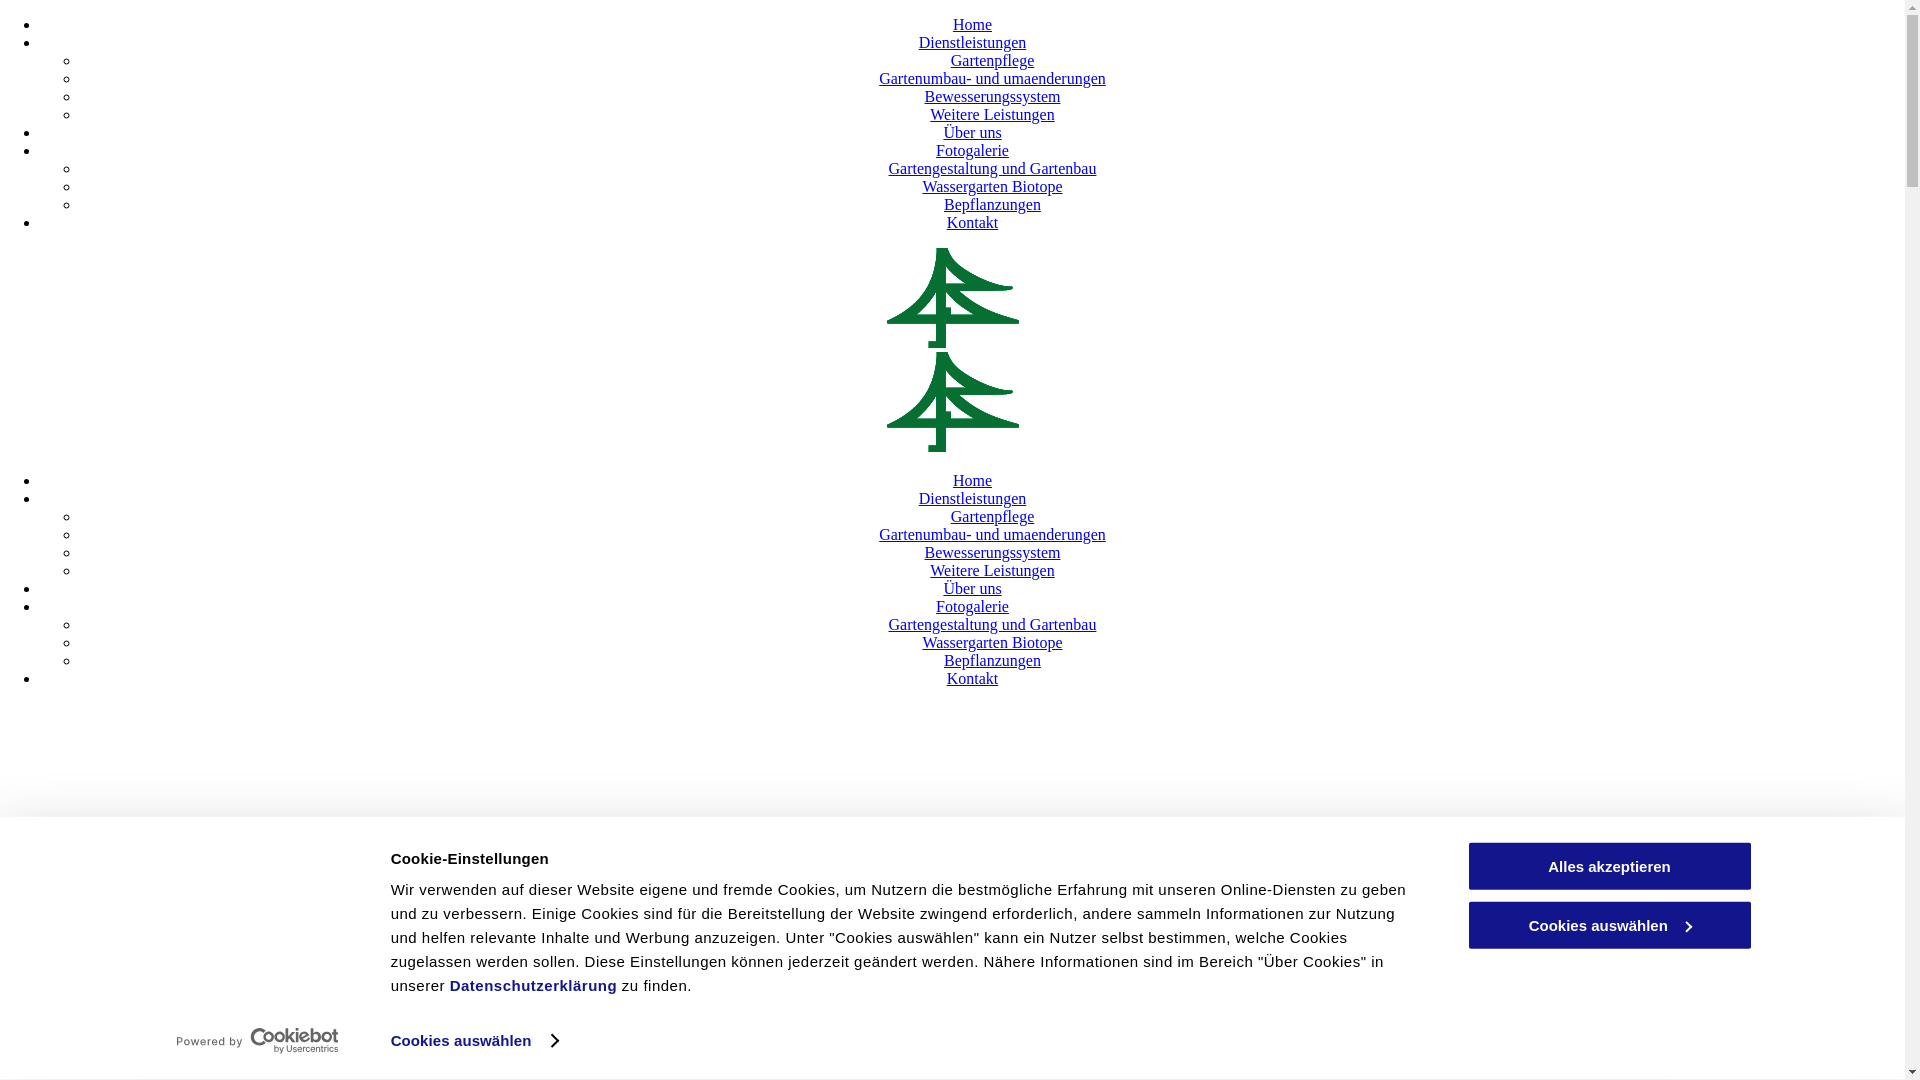 The height and width of the screenshot is (1080, 1920). I want to click on 'Dienstleistungen', so click(917, 497).